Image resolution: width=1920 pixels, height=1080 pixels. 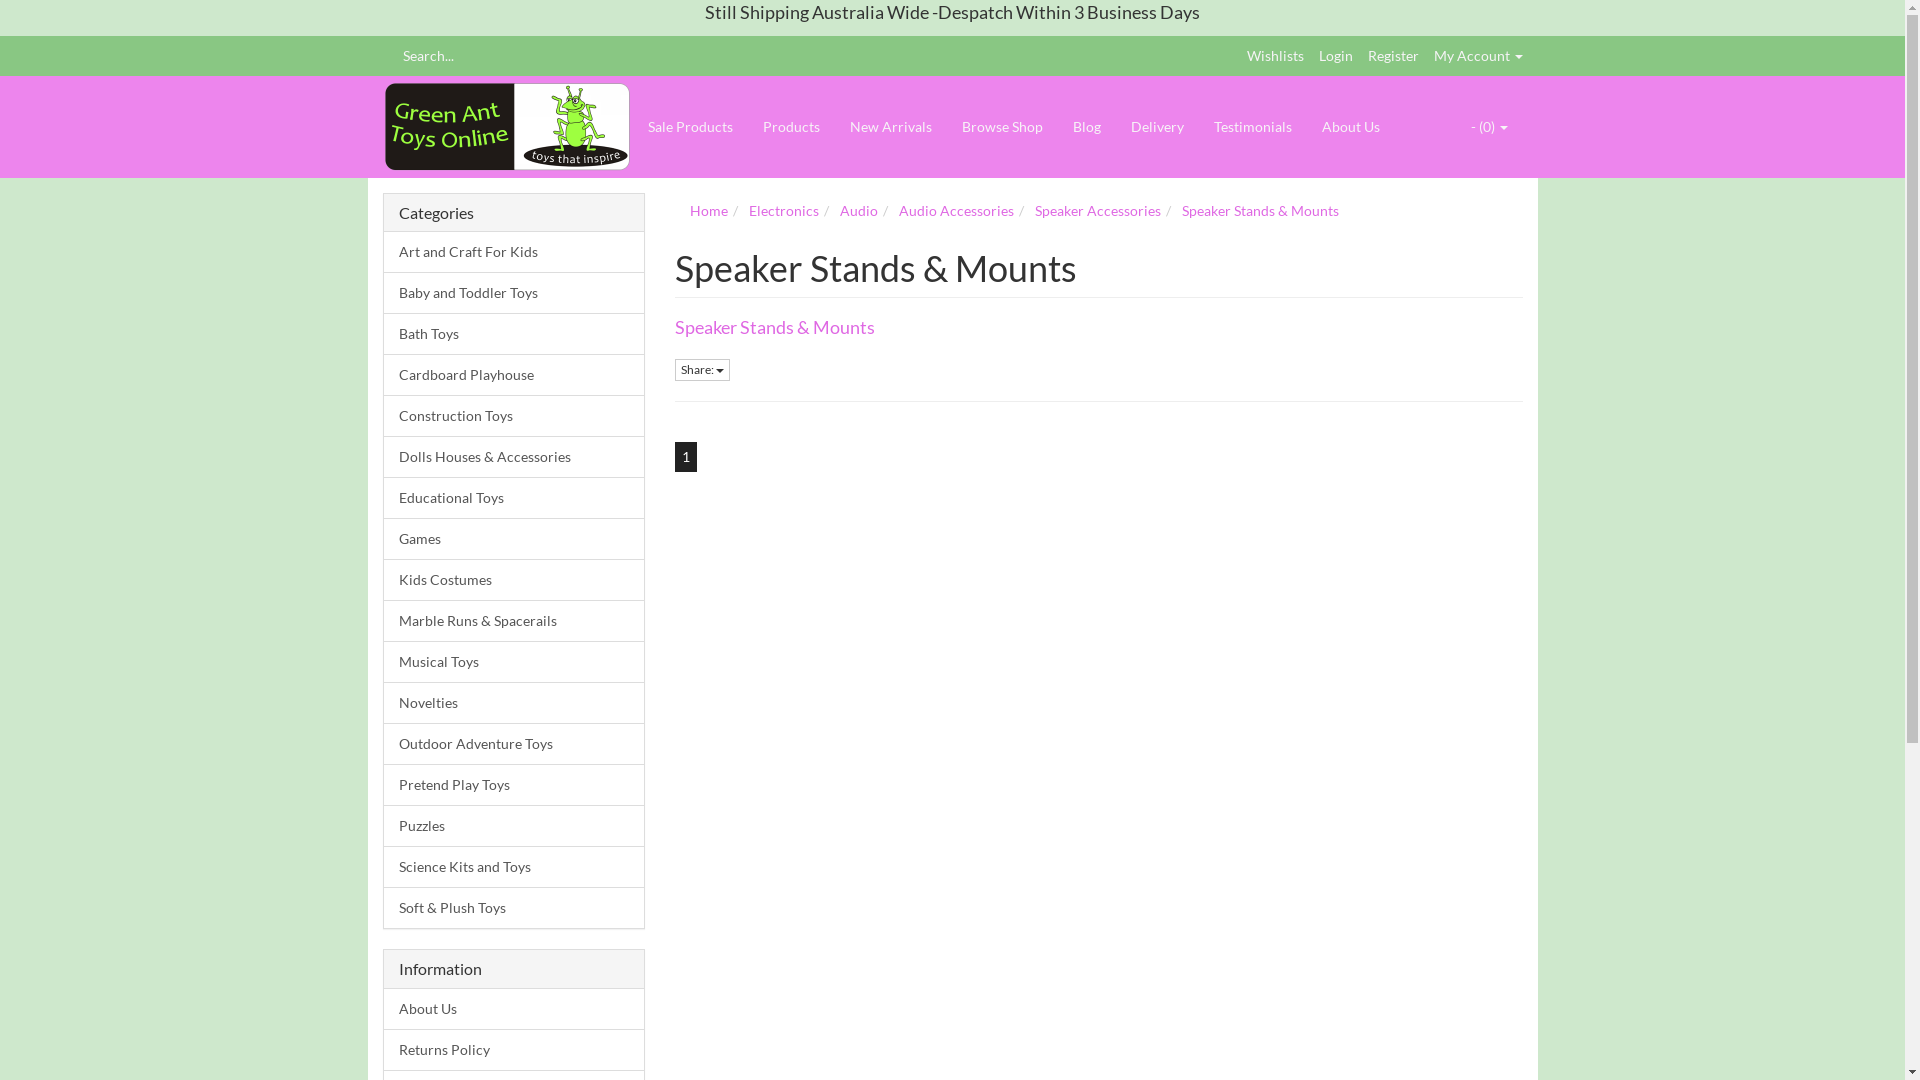 What do you see at coordinates (384, 374) in the screenshot?
I see `'Cardboard Playhouse'` at bounding box center [384, 374].